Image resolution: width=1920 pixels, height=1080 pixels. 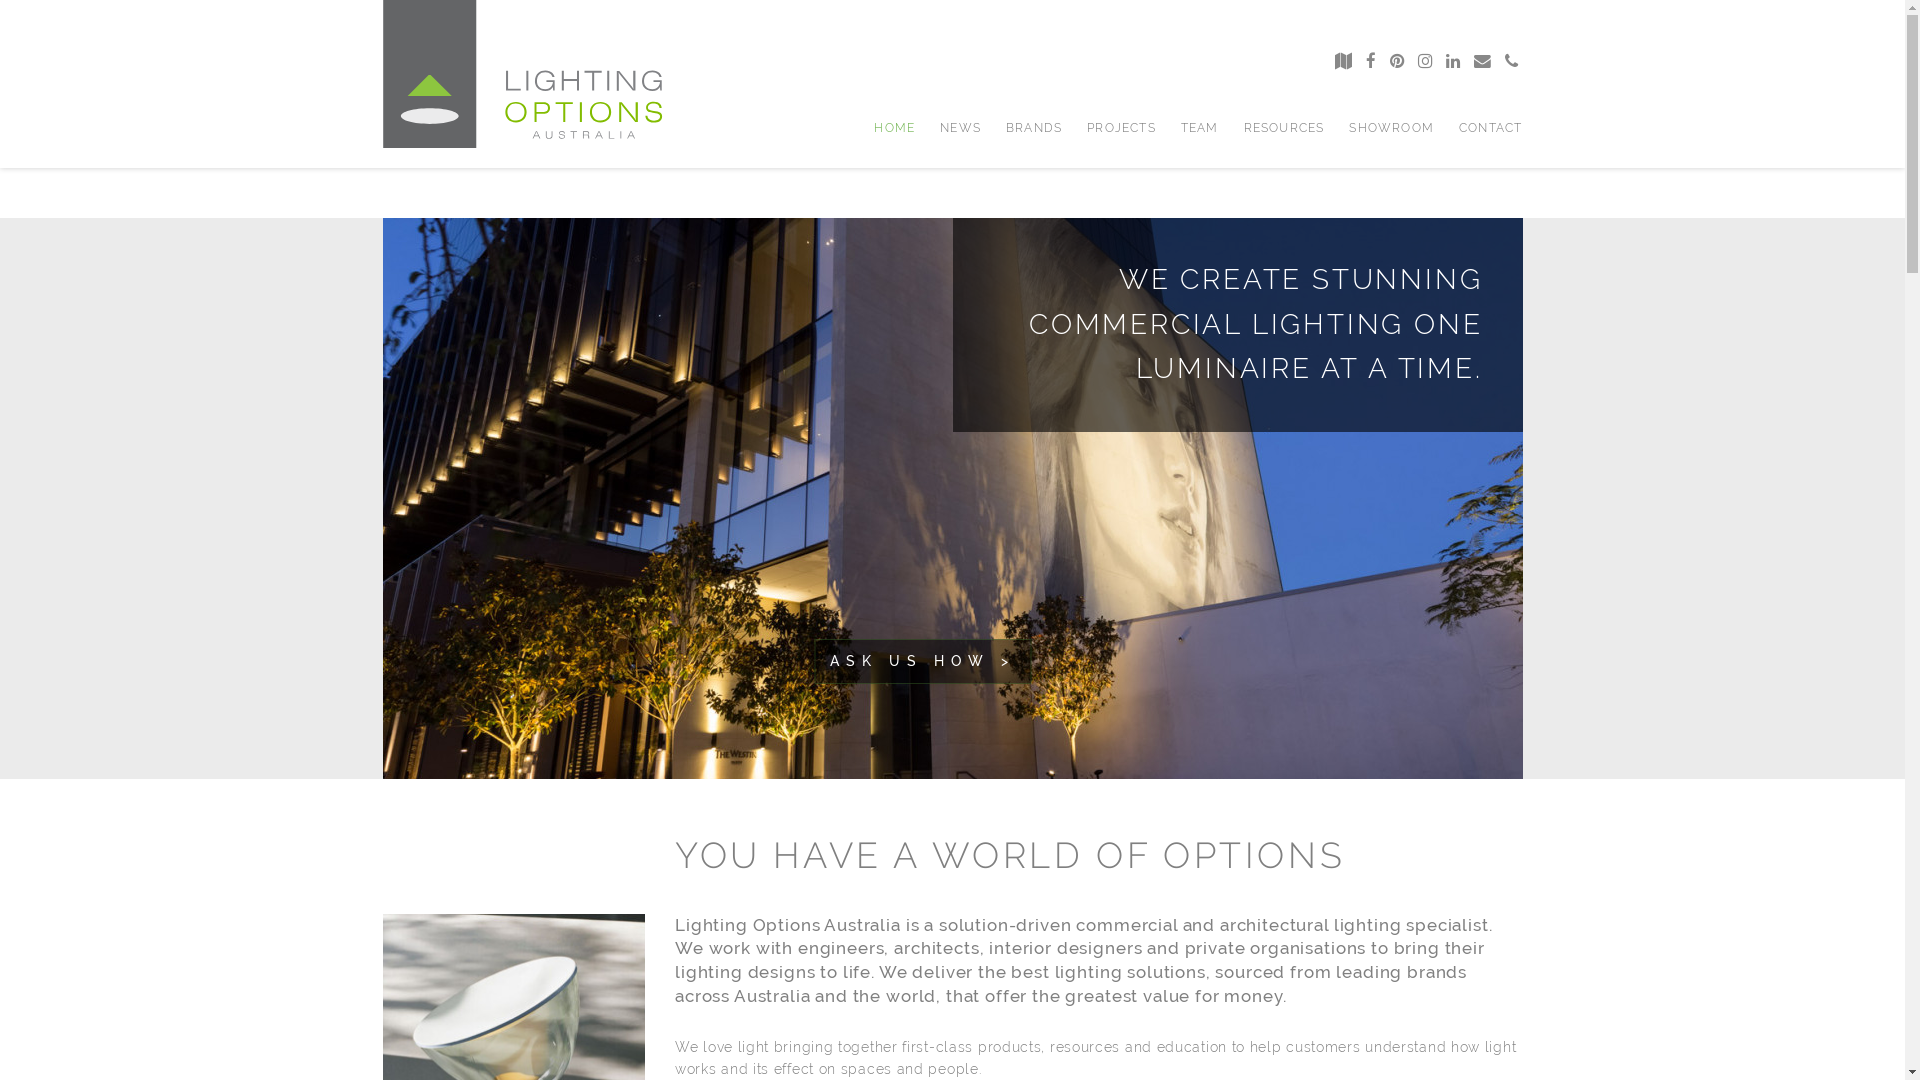 What do you see at coordinates (1490, 127) in the screenshot?
I see `'CONTACT'` at bounding box center [1490, 127].